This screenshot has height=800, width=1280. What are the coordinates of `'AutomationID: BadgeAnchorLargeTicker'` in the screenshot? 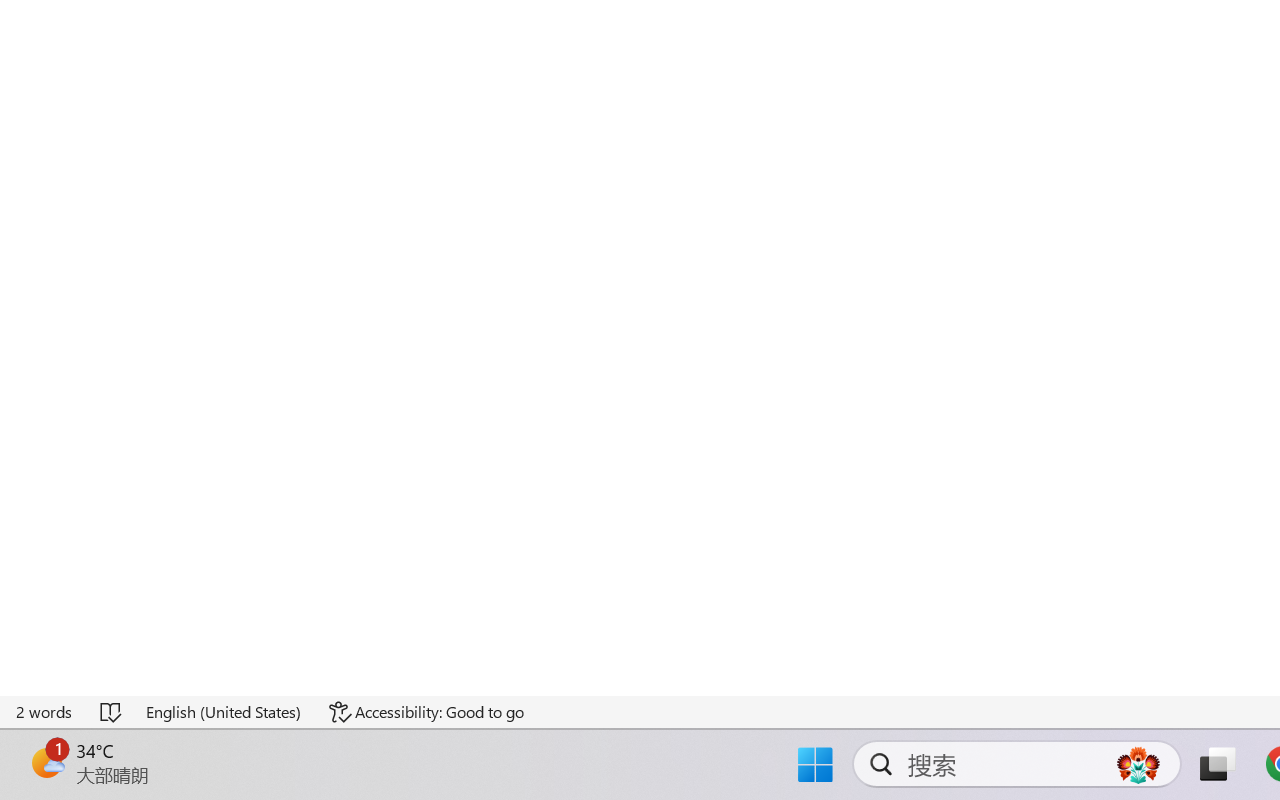 It's located at (46, 762).